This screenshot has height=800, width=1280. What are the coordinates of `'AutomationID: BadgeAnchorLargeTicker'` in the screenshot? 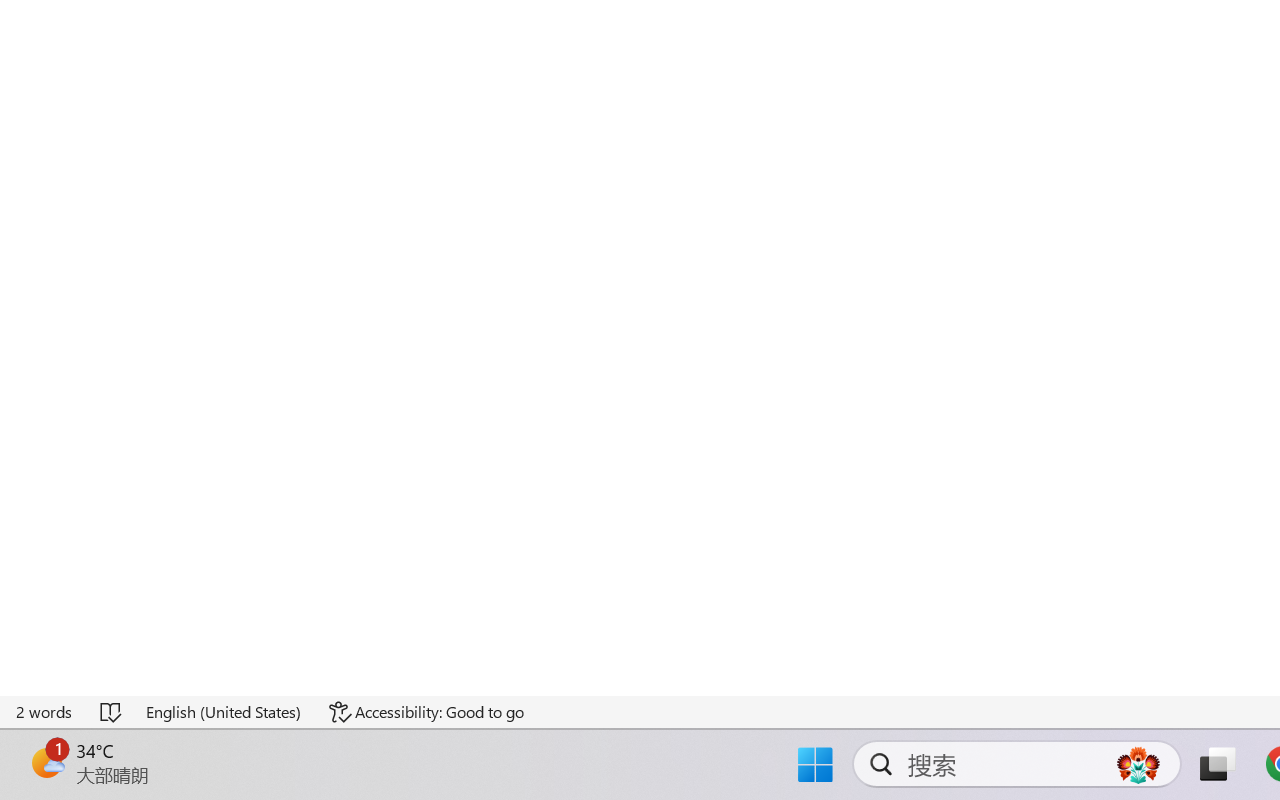 It's located at (46, 762).